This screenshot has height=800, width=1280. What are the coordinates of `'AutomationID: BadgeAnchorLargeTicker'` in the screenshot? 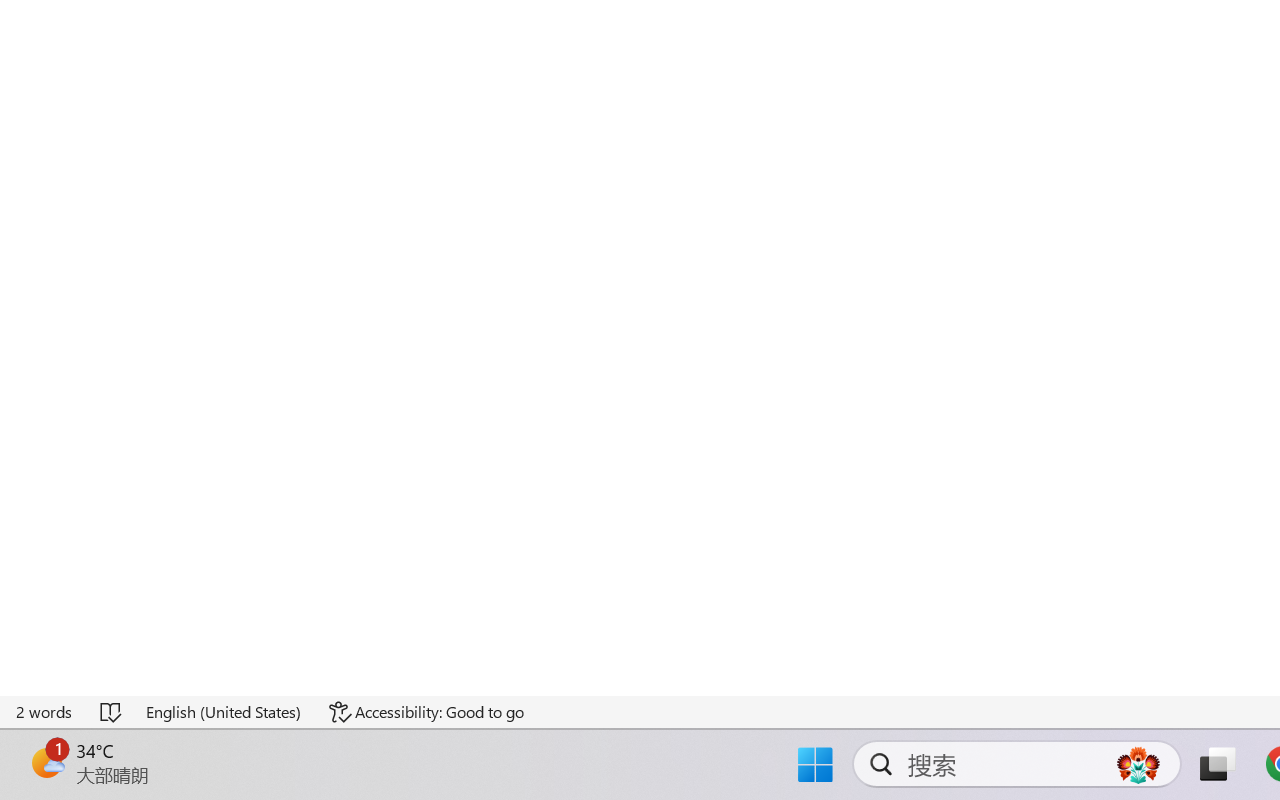 It's located at (46, 762).